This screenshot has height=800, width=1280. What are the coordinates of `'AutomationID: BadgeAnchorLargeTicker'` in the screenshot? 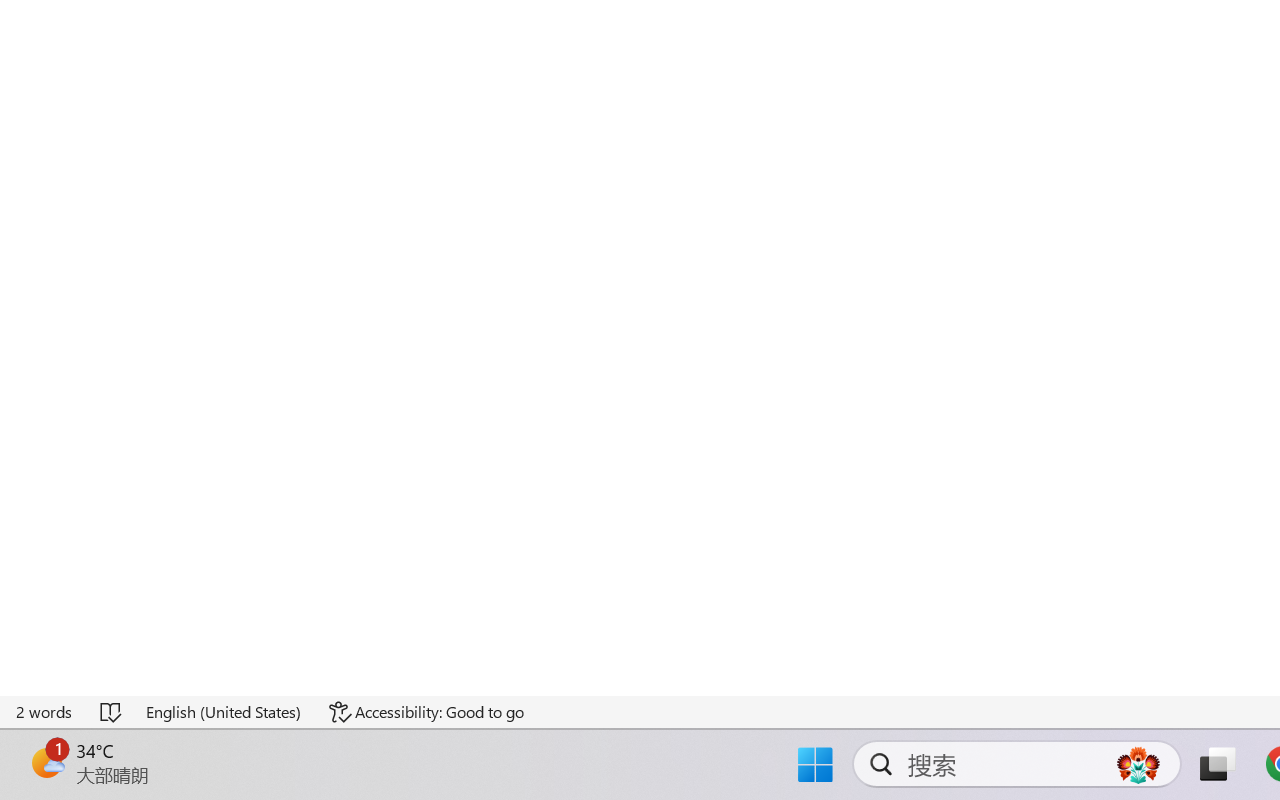 It's located at (46, 762).